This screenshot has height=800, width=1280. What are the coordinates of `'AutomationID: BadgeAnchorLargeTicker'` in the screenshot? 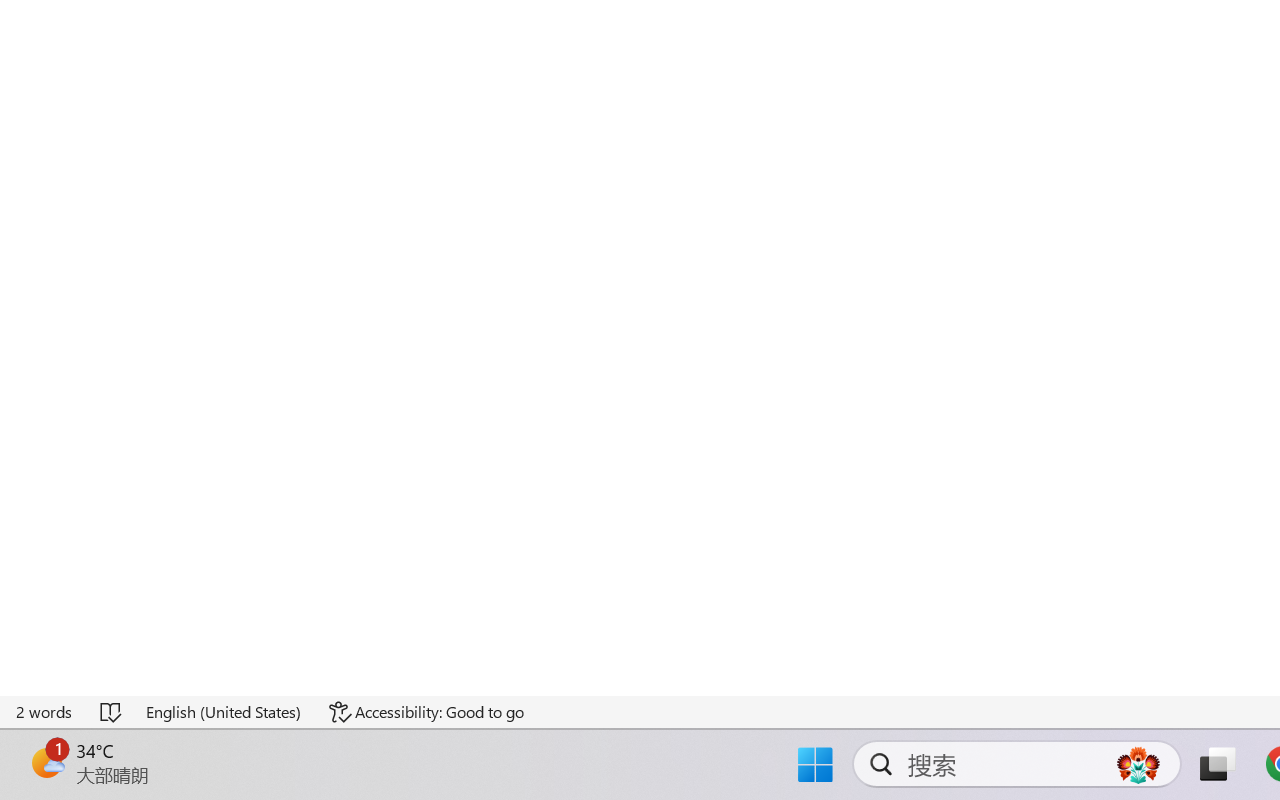 It's located at (46, 762).